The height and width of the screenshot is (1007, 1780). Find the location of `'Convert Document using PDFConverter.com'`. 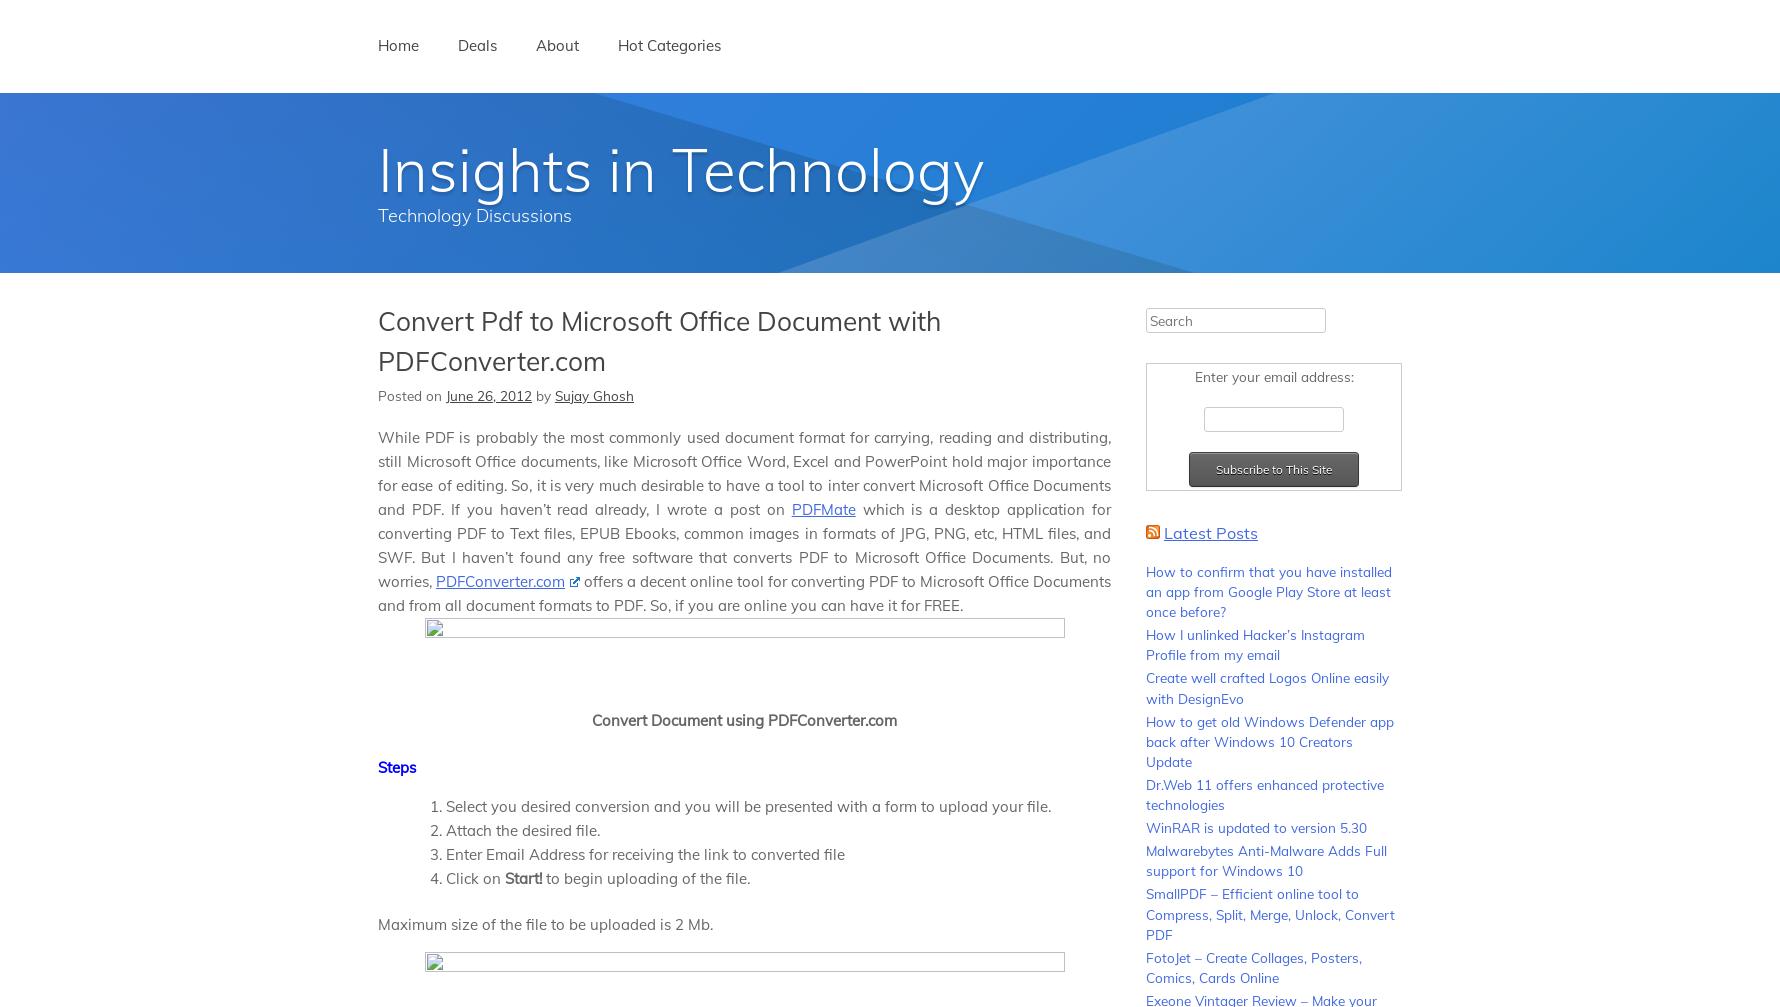

'Convert Document using PDFConverter.com' is located at coordinates (744, 719).